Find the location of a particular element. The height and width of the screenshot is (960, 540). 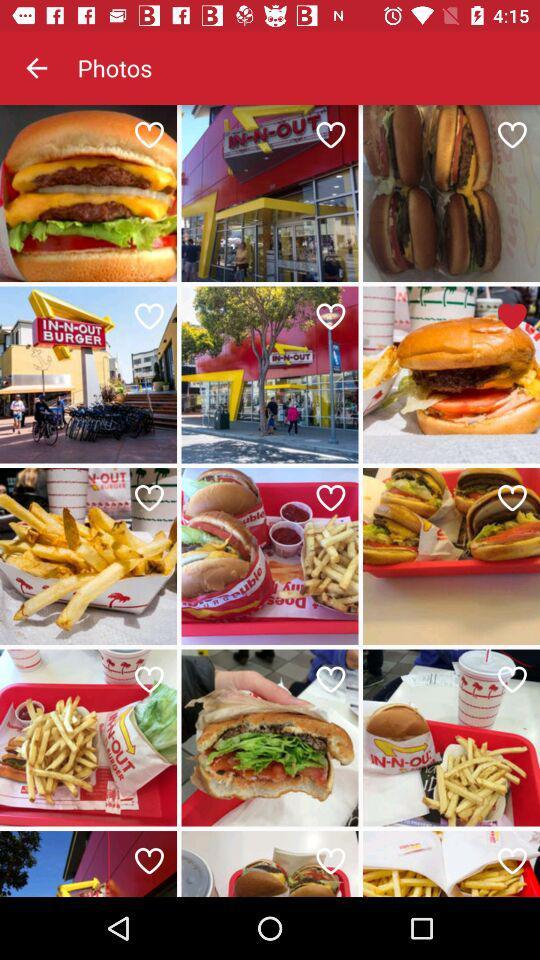

the item below photos is located at coordinates (148, 133).